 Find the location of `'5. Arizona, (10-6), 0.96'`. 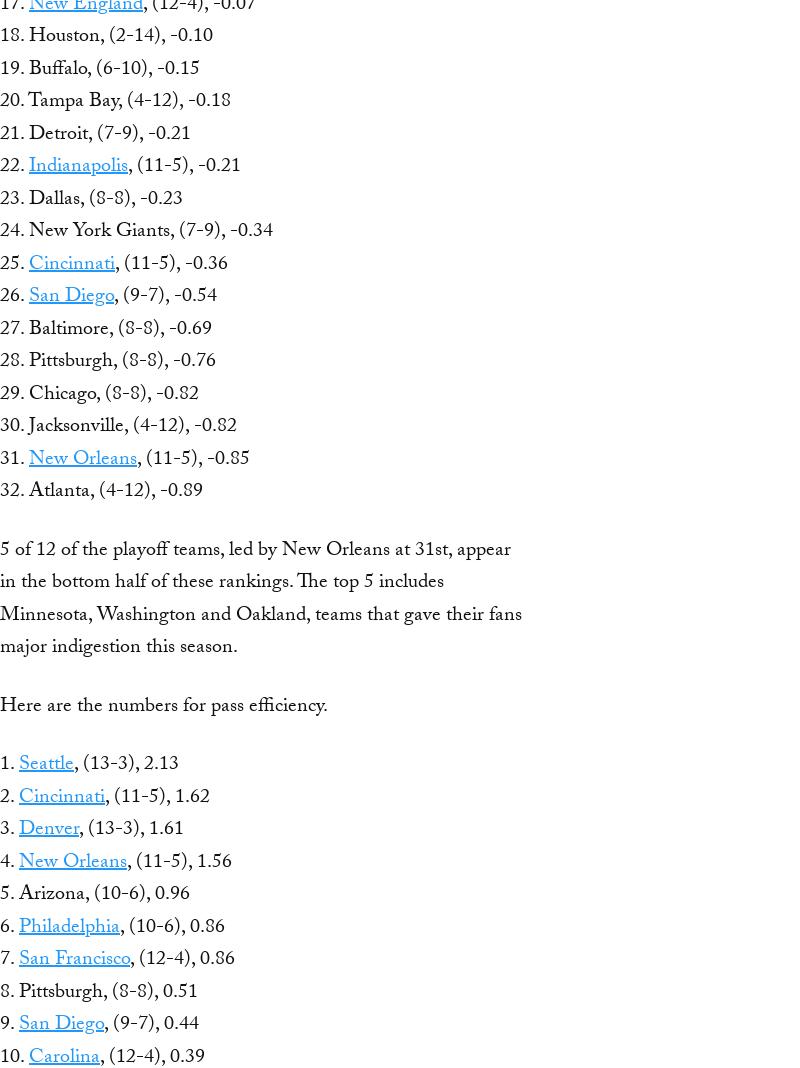

'5. Arizona, (10-6), 0.96' is located at coordinates (94, 895).